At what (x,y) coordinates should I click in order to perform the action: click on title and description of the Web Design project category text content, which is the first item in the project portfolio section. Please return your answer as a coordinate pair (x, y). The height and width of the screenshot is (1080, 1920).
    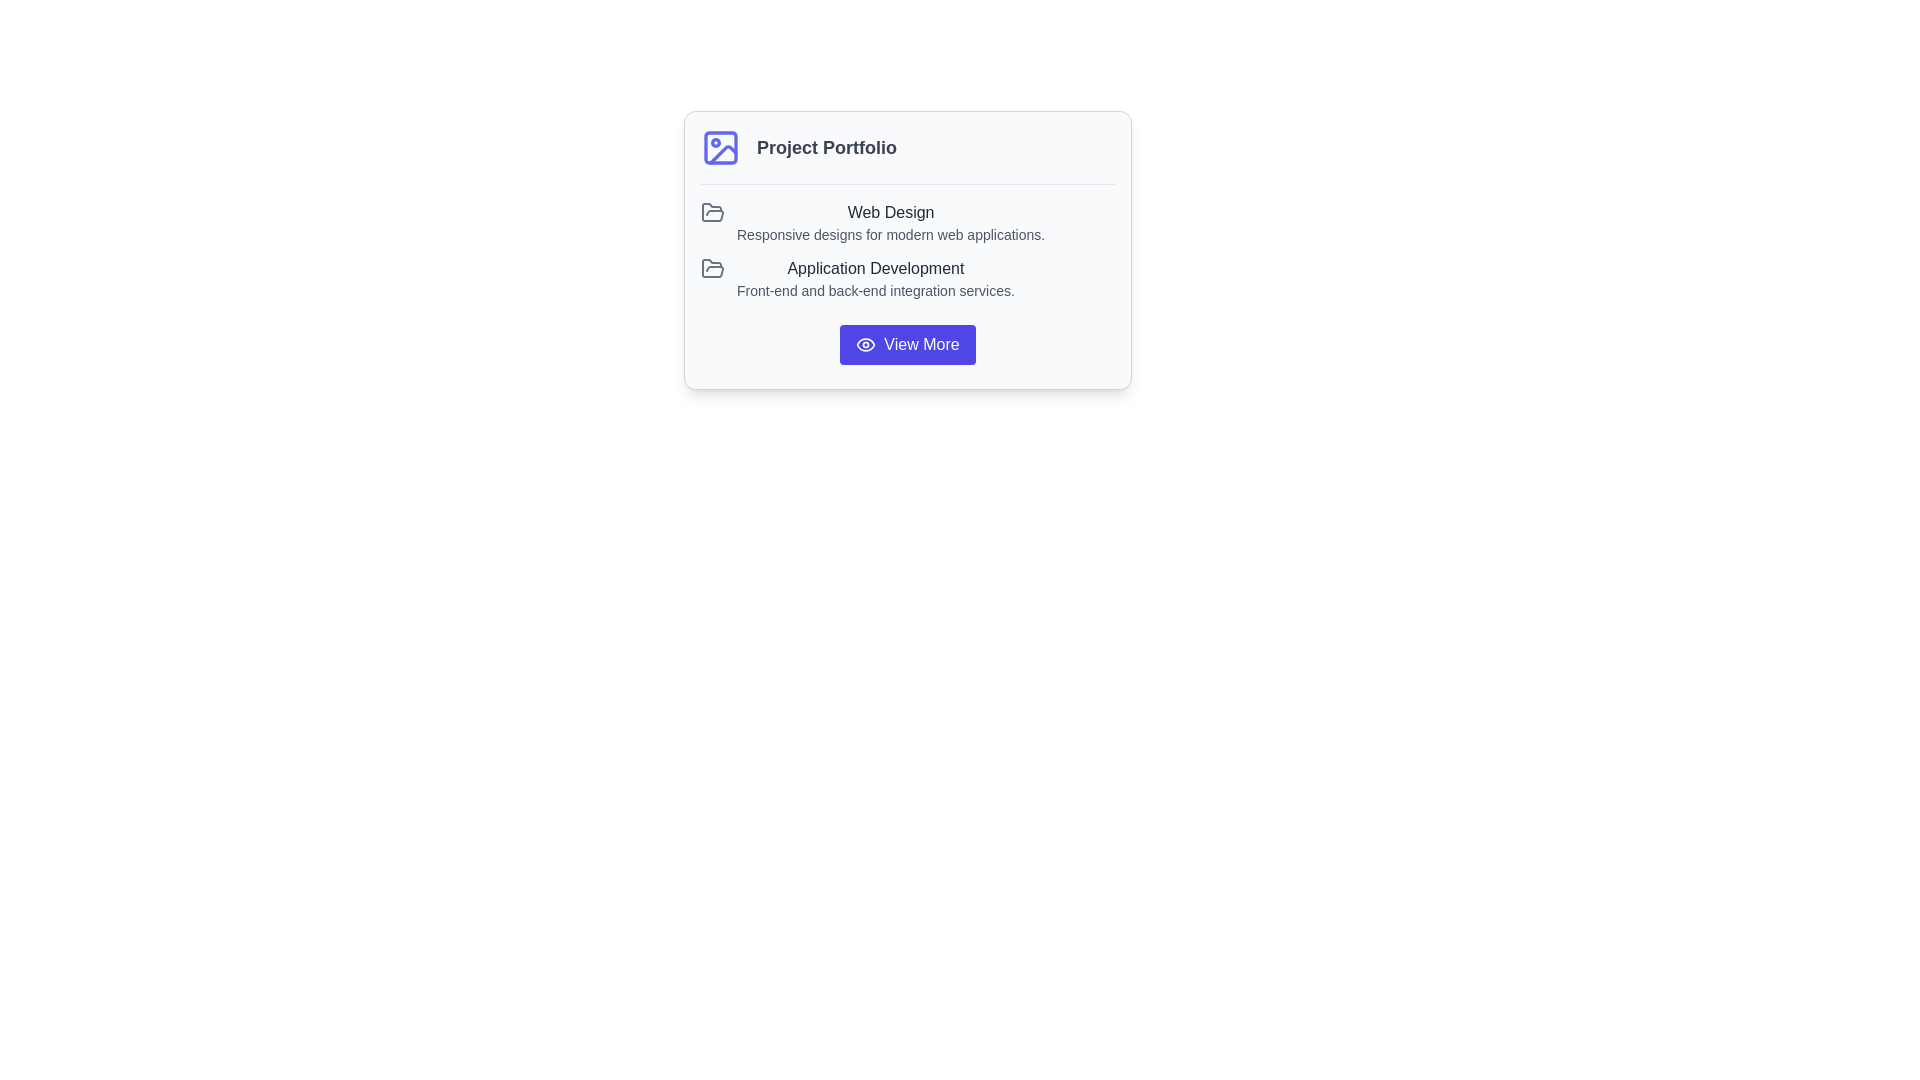
    Looking at the image, I should click on (890, 223).